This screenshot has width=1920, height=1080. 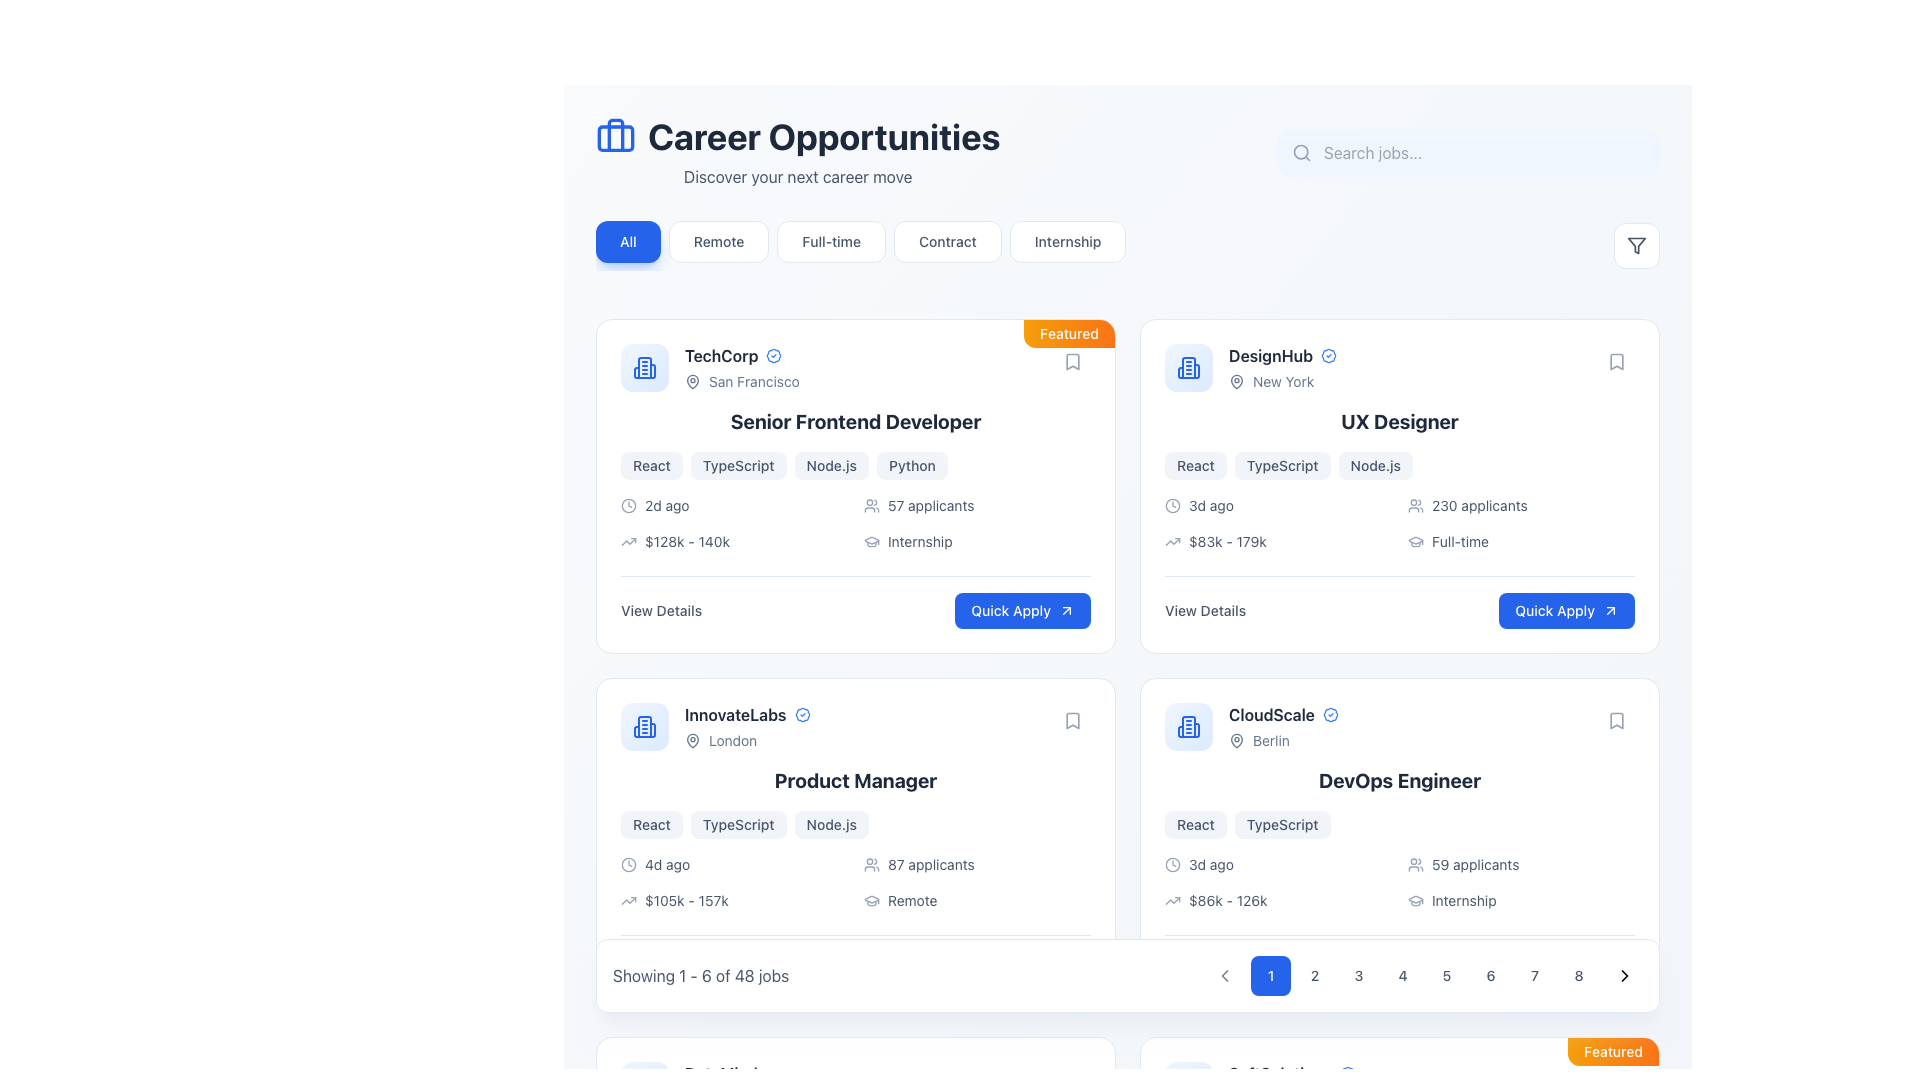 What do you see at coordinates (1282, 466) in the screenshot?
I see `the 'TypeScript' badge, which is the second badge in the group of three badges within the 'DesignHub' UX Designer card, located in the right column` at bounding box center [1282, 466].